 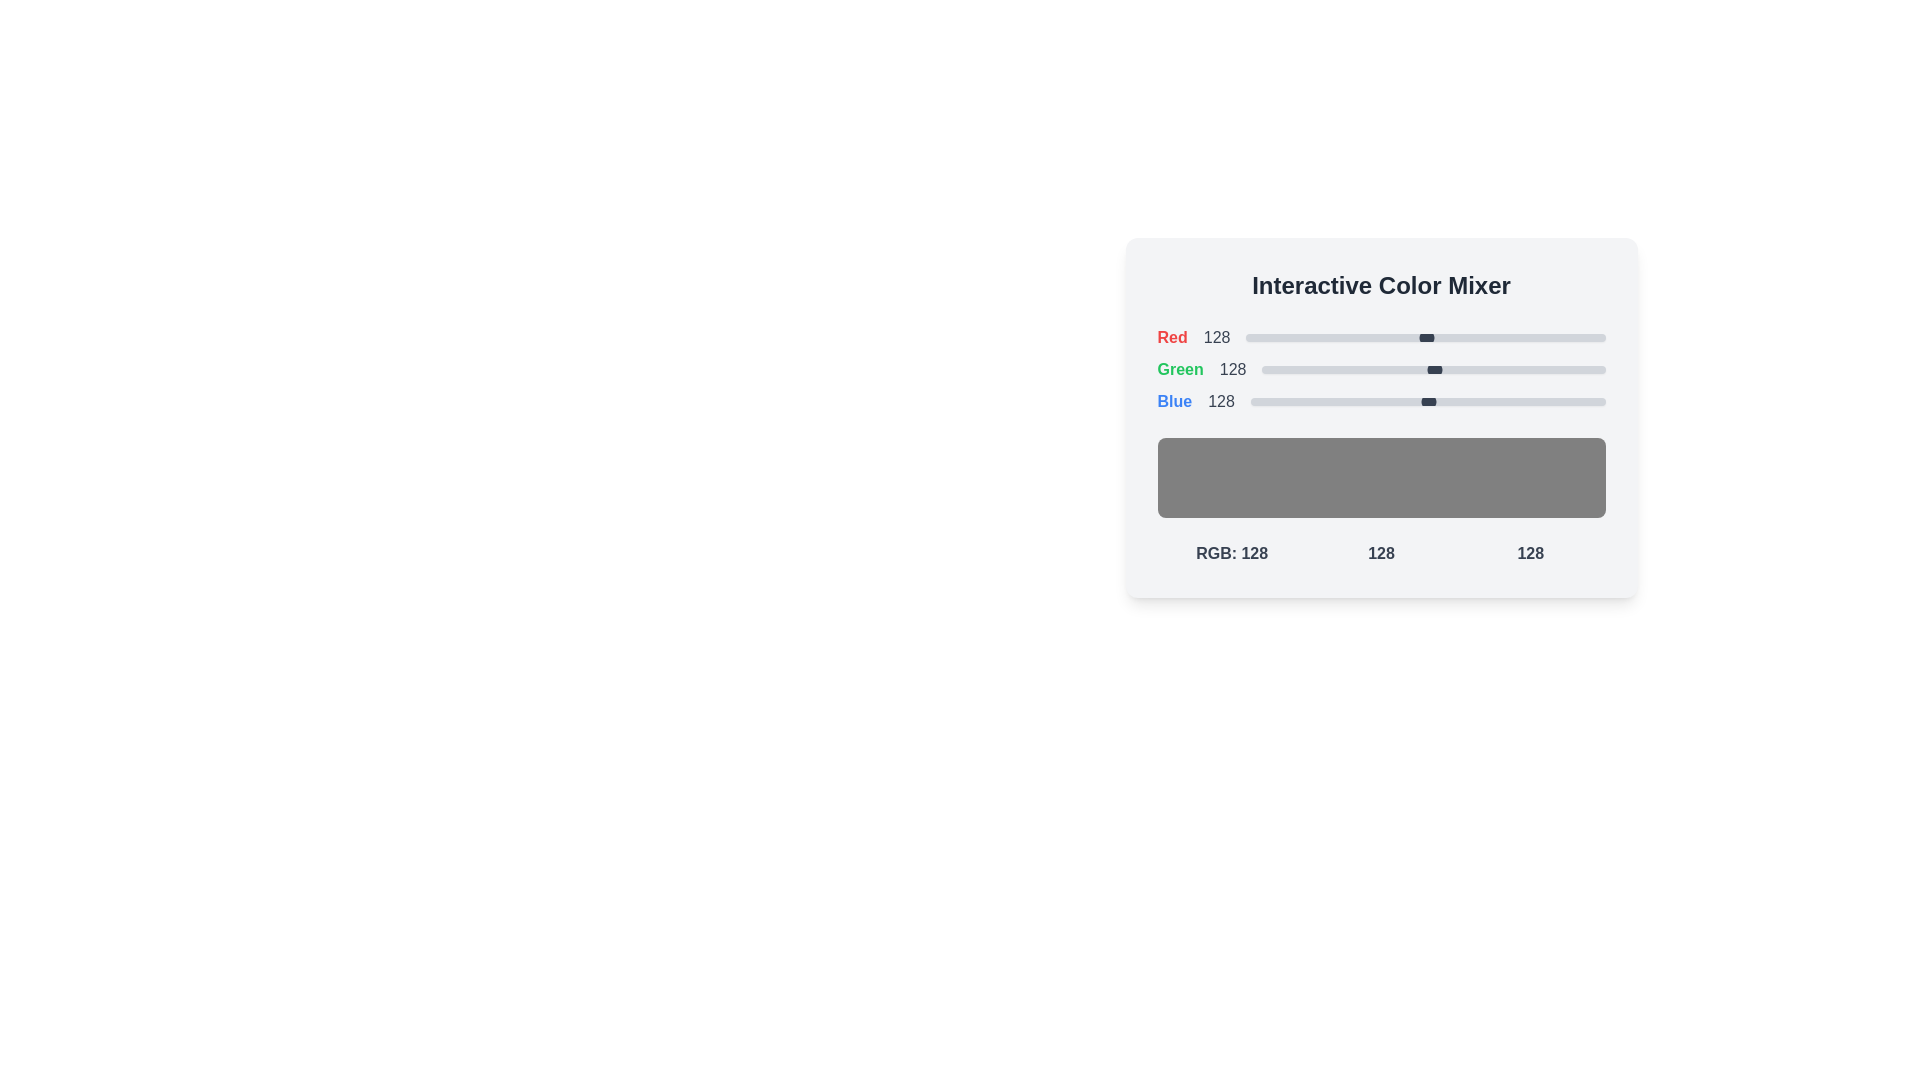 What do you see at coordinates (1333, 370) in the screenshot?
I see `the green color intensity` at bounding box center [1333, 370].